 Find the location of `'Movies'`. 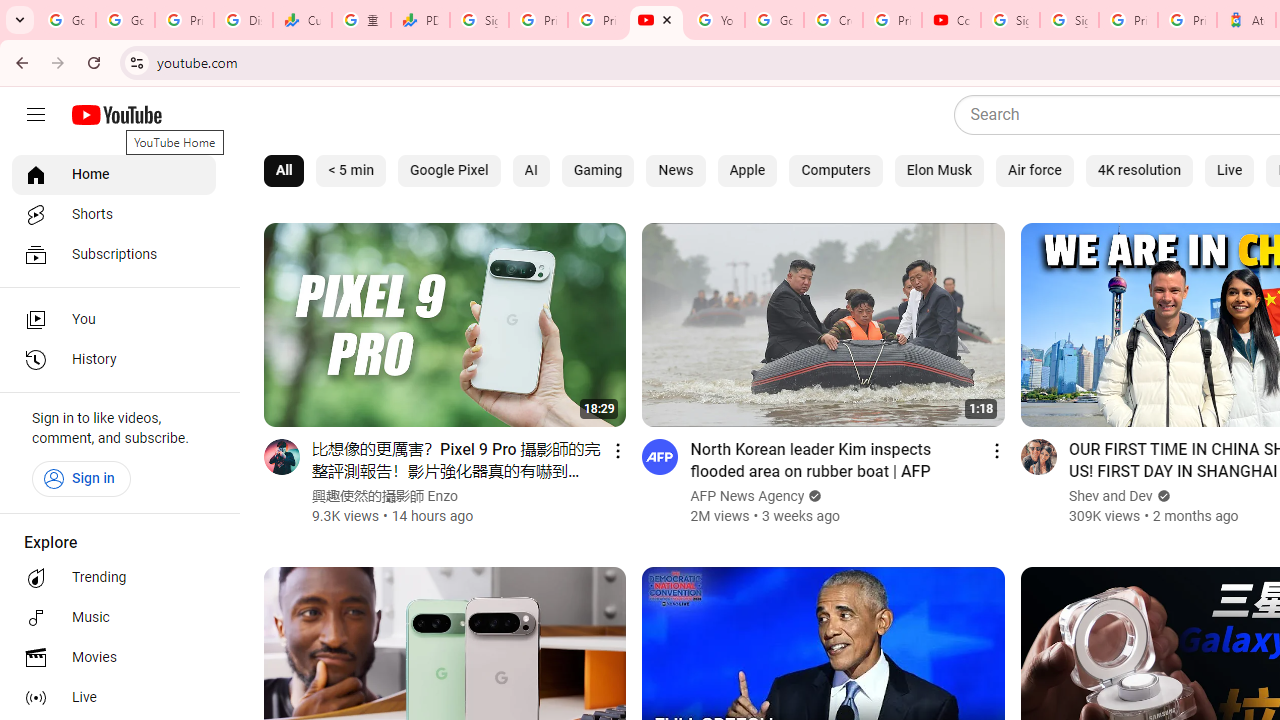

'Movies' is located at coordinates (112, 658).